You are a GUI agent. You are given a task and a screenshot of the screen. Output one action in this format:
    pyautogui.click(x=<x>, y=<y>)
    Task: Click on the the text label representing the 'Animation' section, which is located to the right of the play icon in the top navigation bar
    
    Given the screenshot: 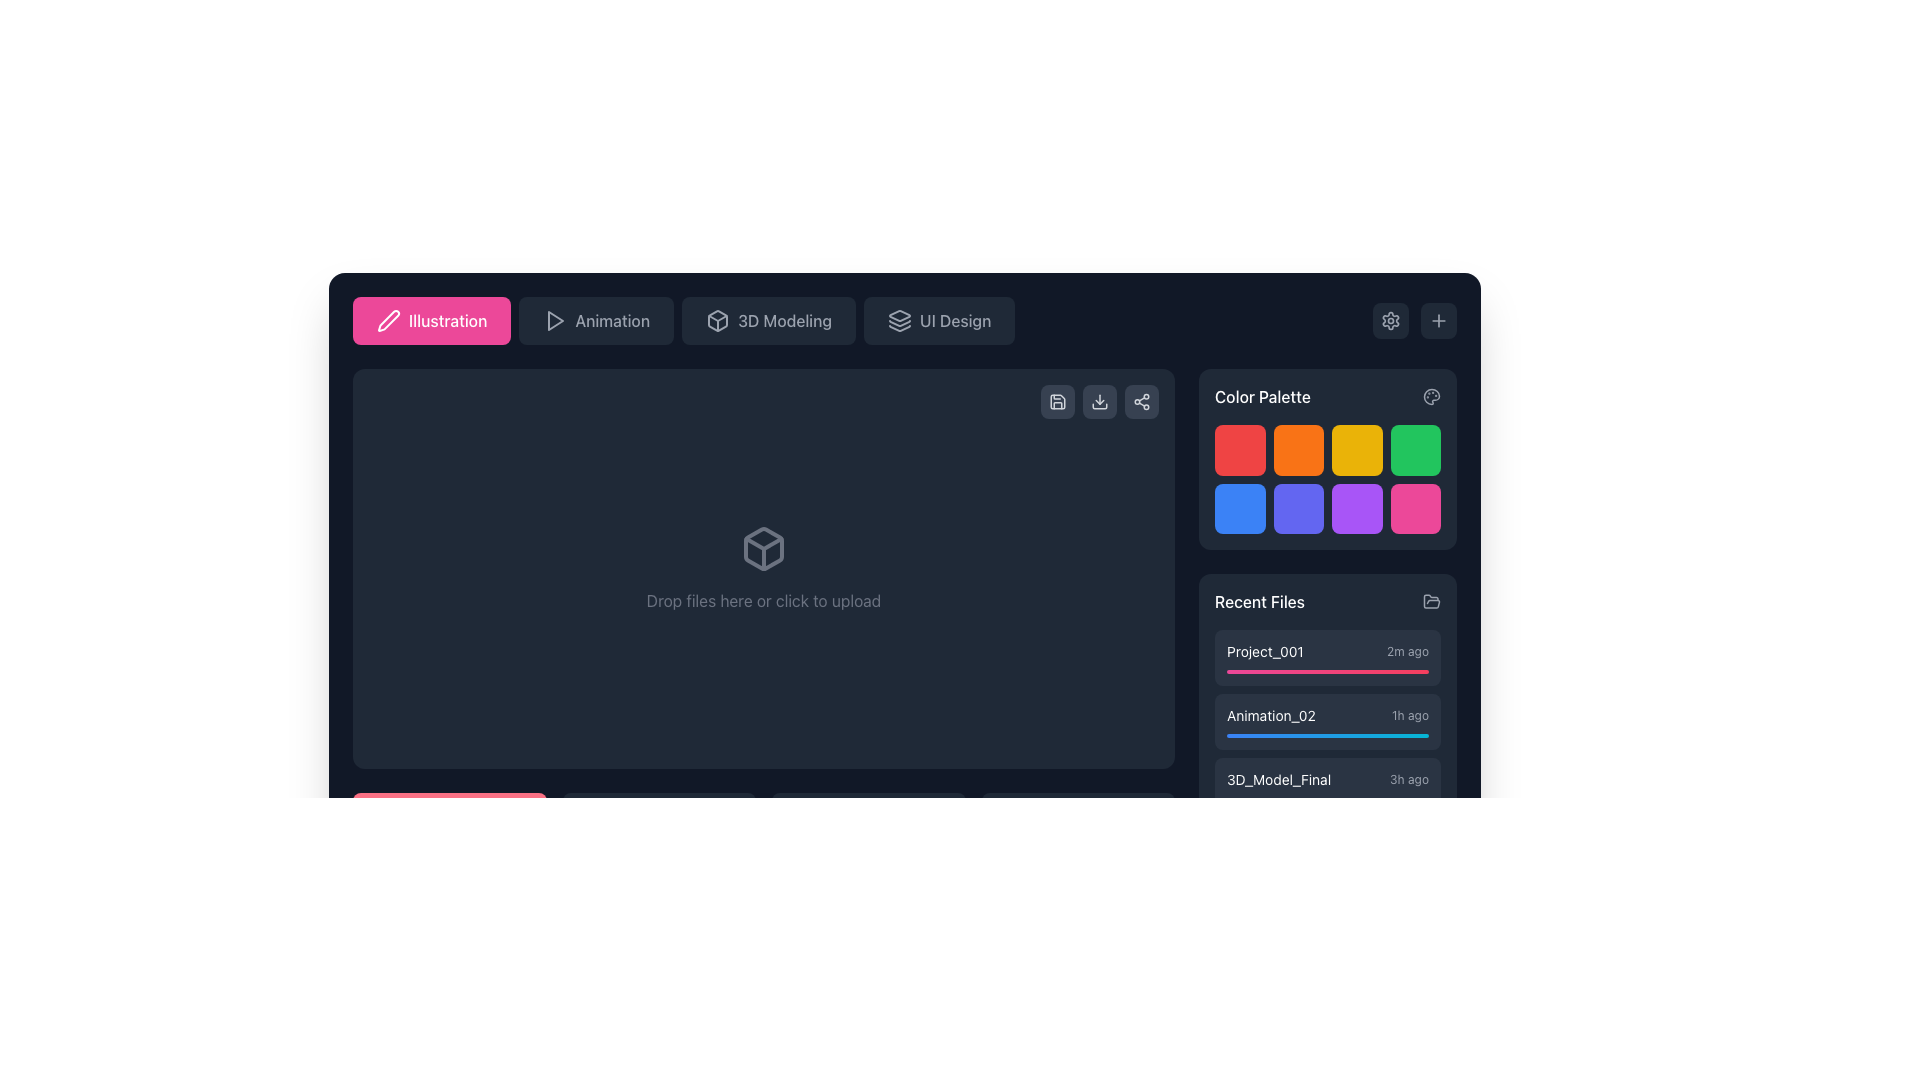 What is the action you would take?
    pyautogui.click(x=611, y=319)
    